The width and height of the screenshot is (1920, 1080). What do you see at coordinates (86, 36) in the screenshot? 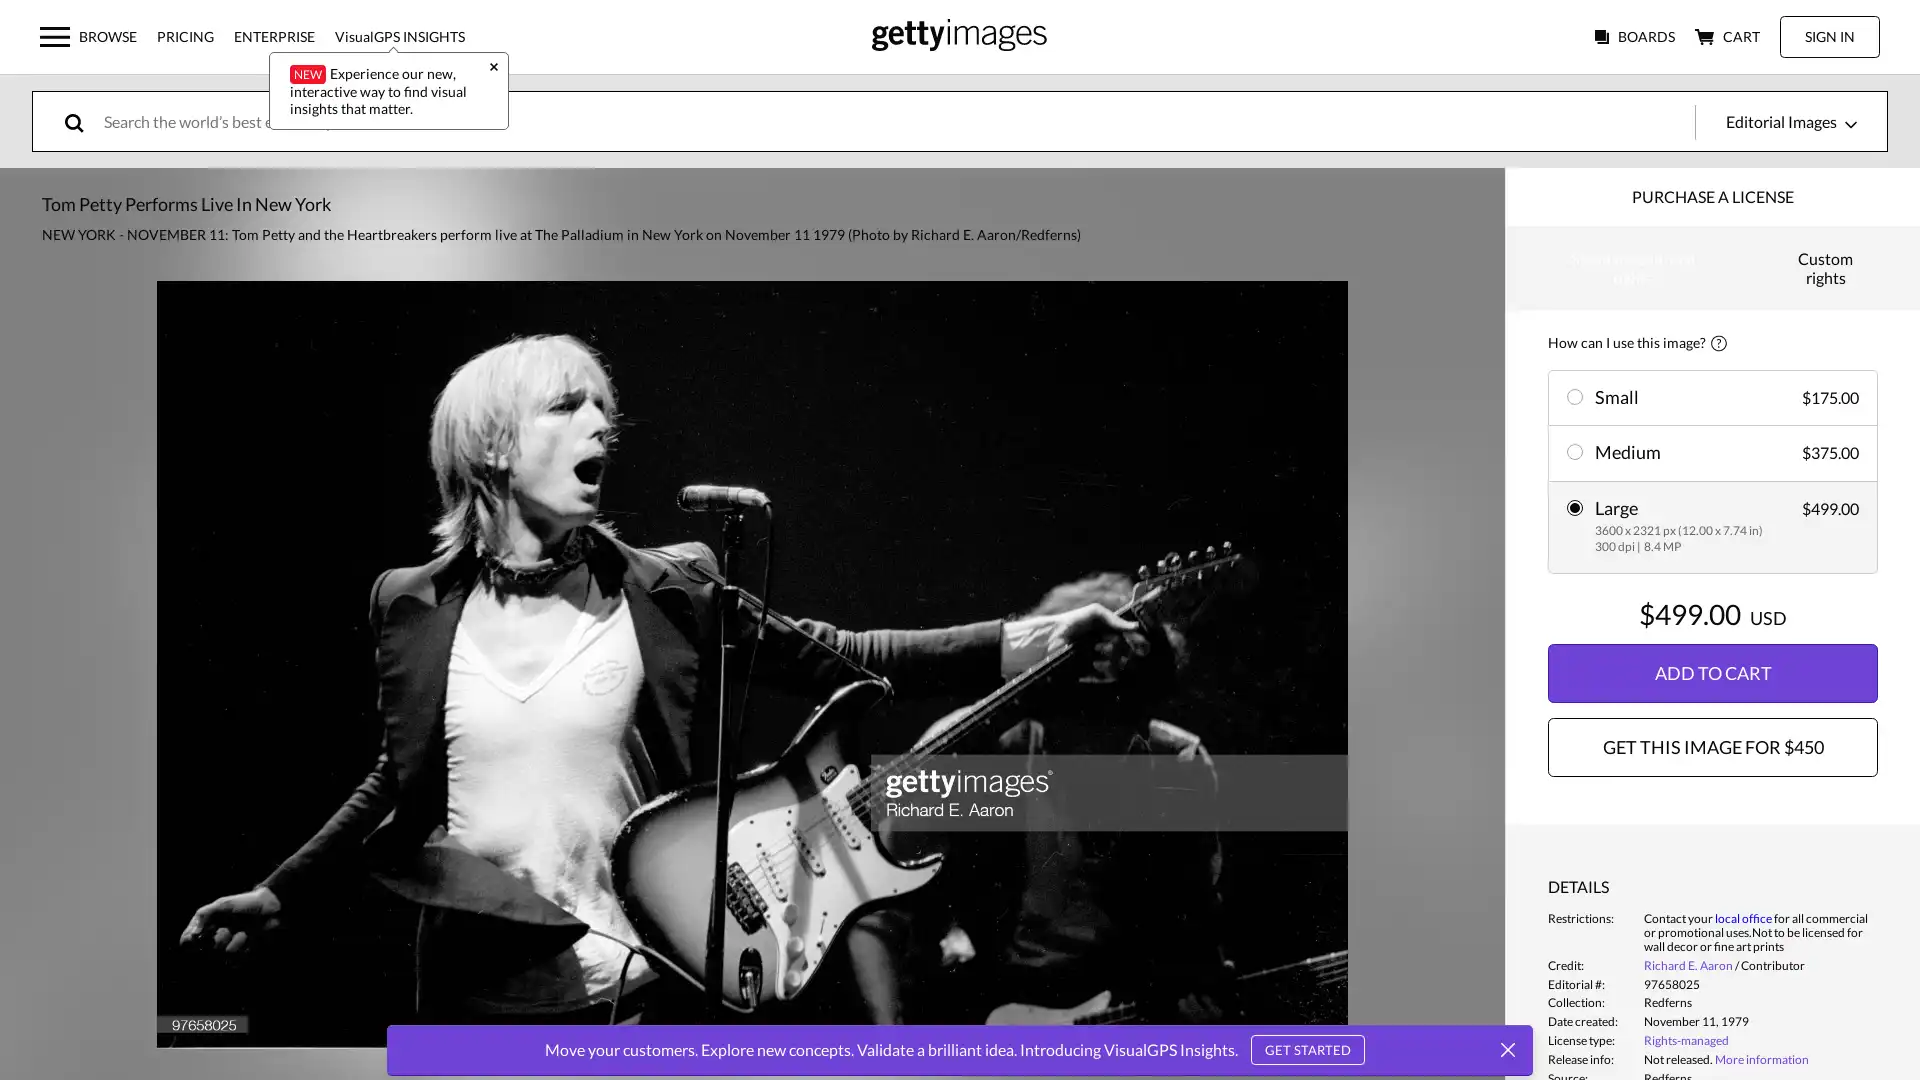
I see `BROWSE` at bounding box center [86, 36].